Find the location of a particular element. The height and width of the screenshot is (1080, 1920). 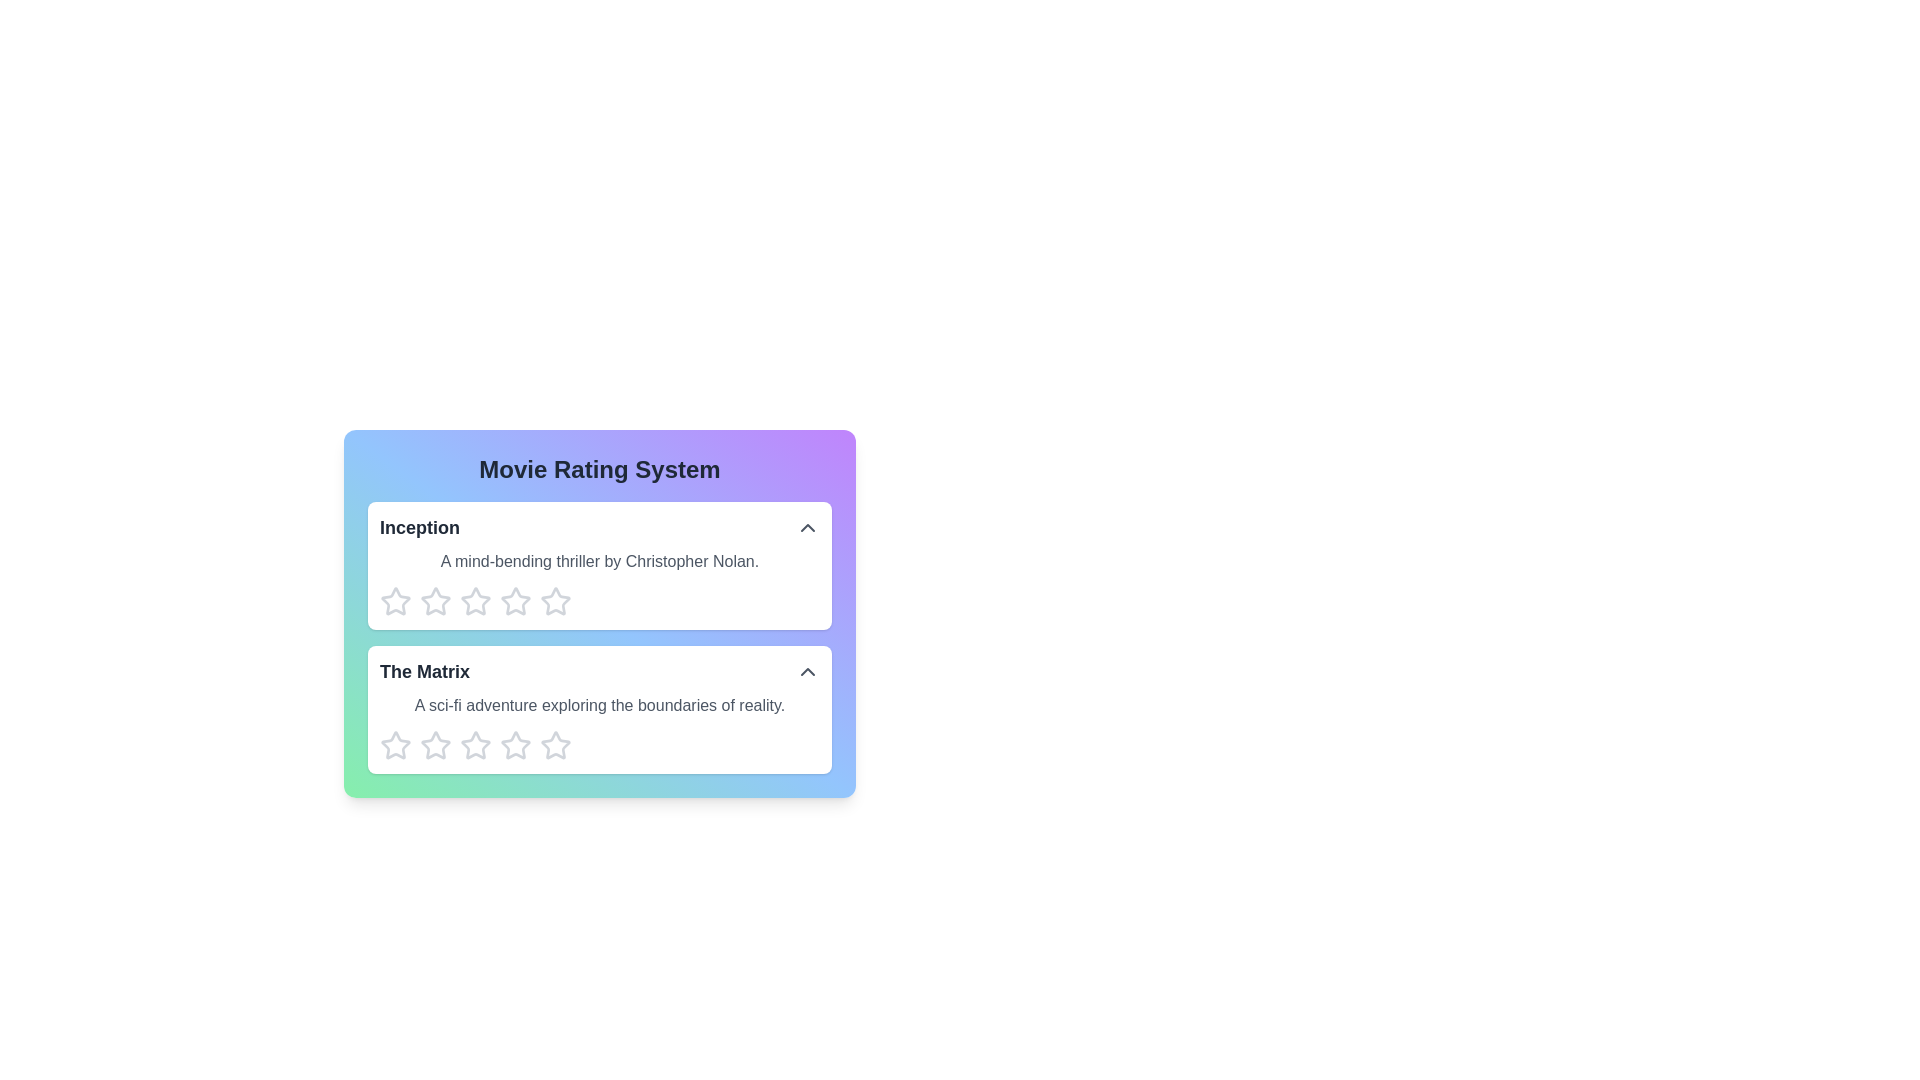

the first star icon in the rating system under the 'Inception' section to observe the scaling effect is located at coordinates (395, 600).